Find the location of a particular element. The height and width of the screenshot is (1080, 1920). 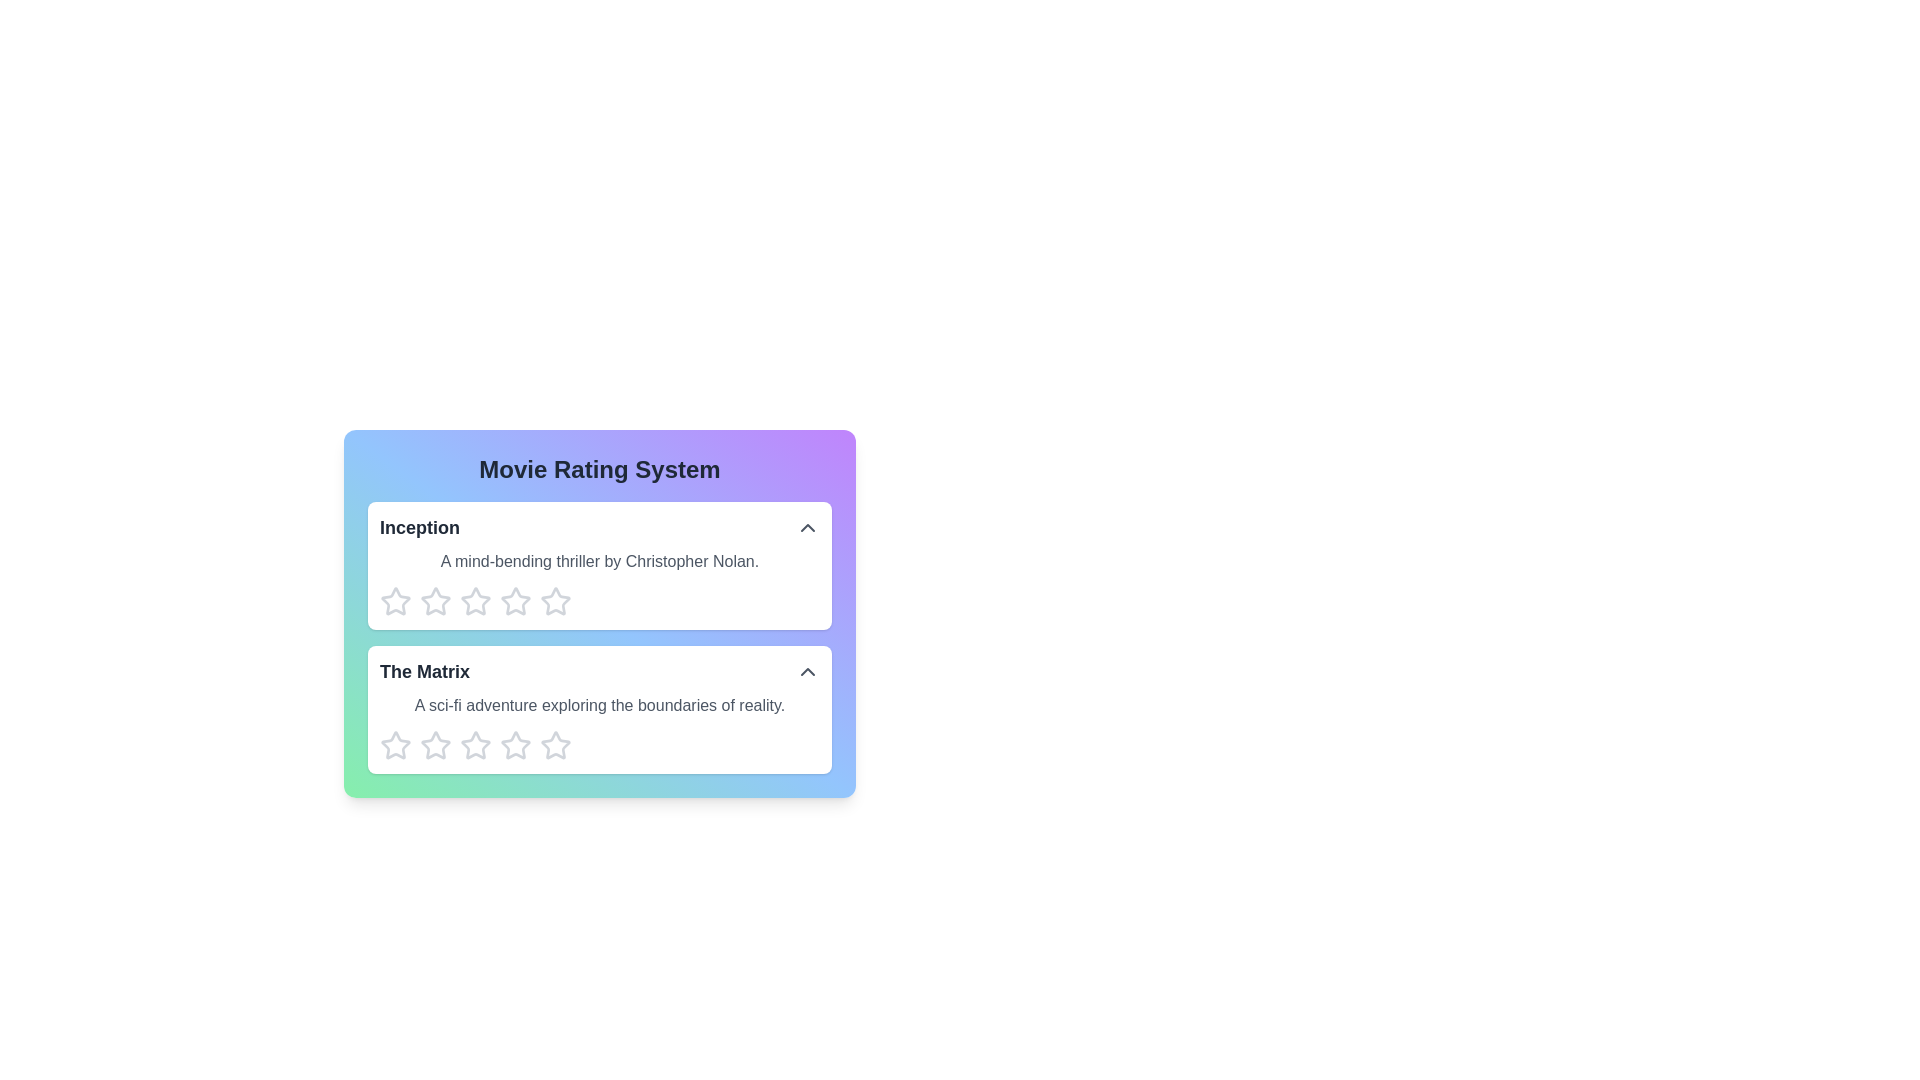

the first star icon in the rating system under the 'Inception' section to observe the scaling effect is located at coordinates (395, 600).